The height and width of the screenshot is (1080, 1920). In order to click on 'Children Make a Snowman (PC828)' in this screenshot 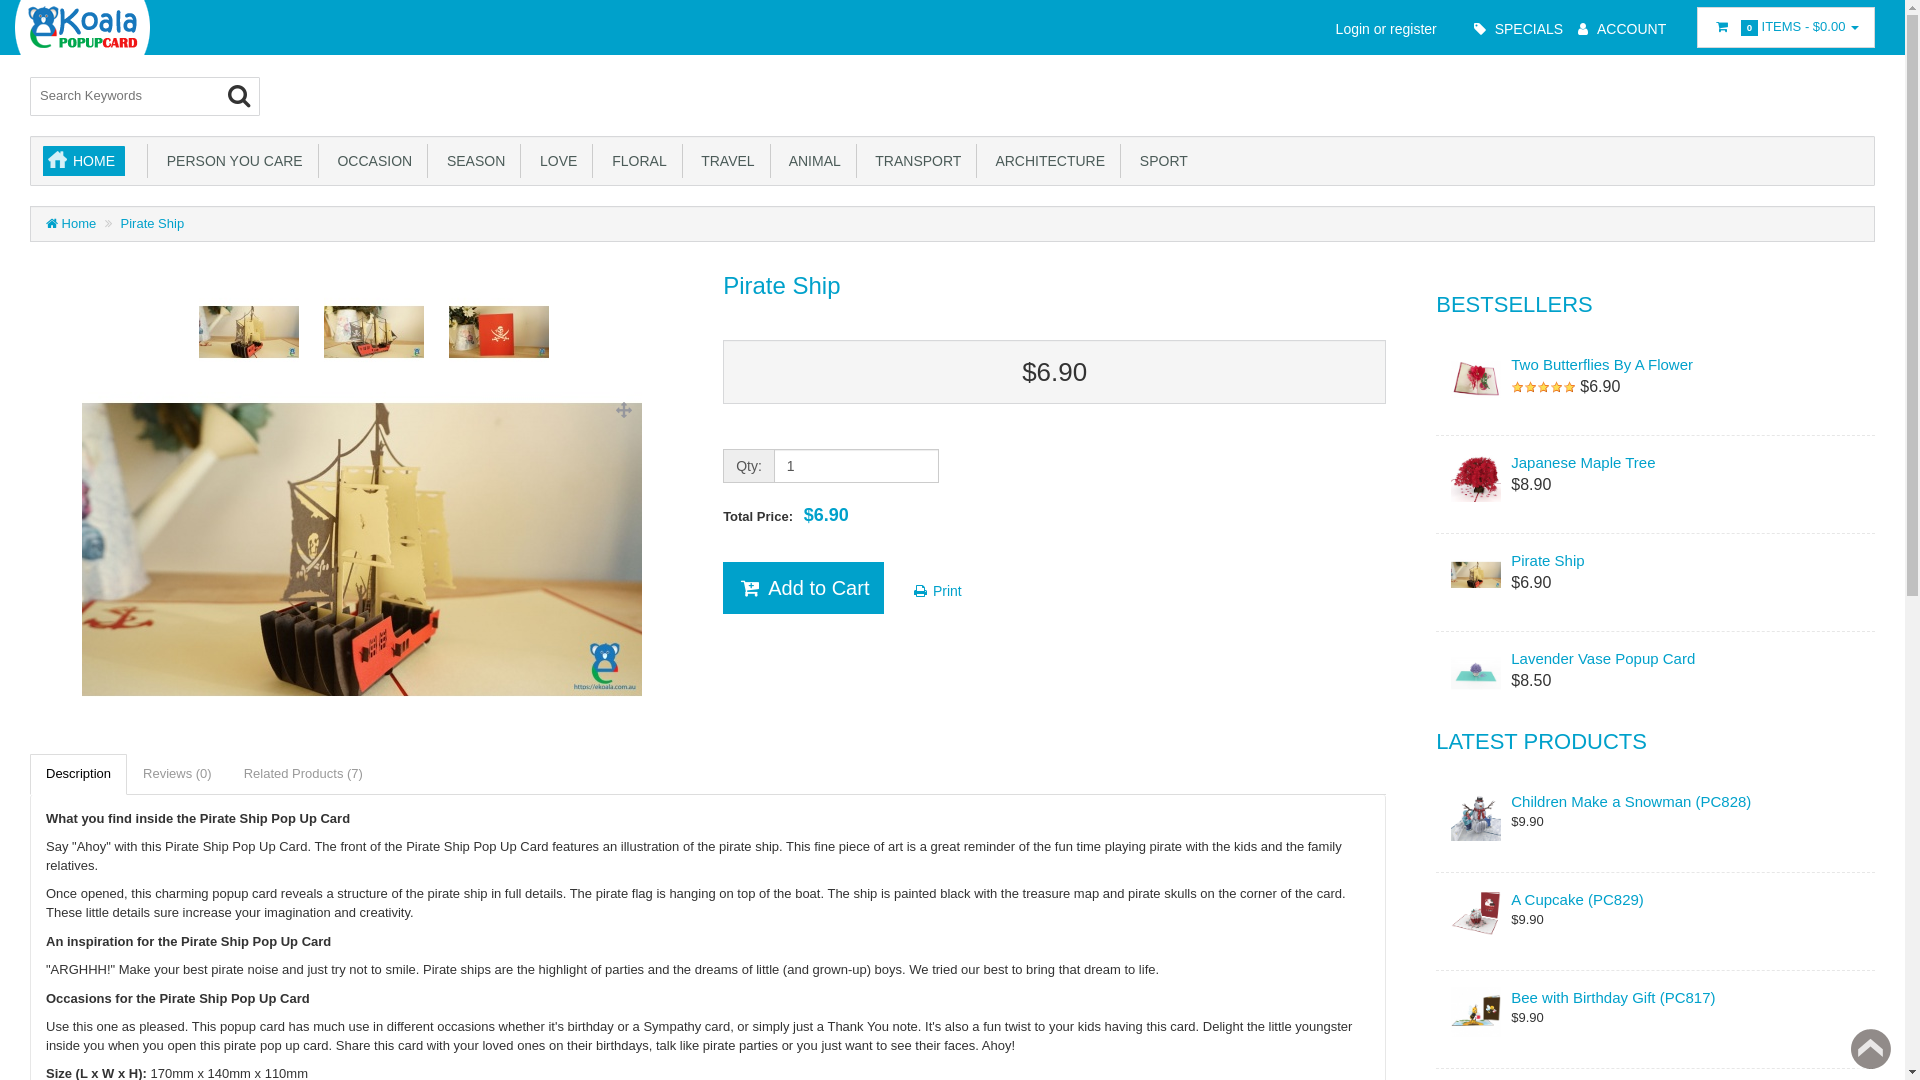, I will do `click(1655, 800)`.